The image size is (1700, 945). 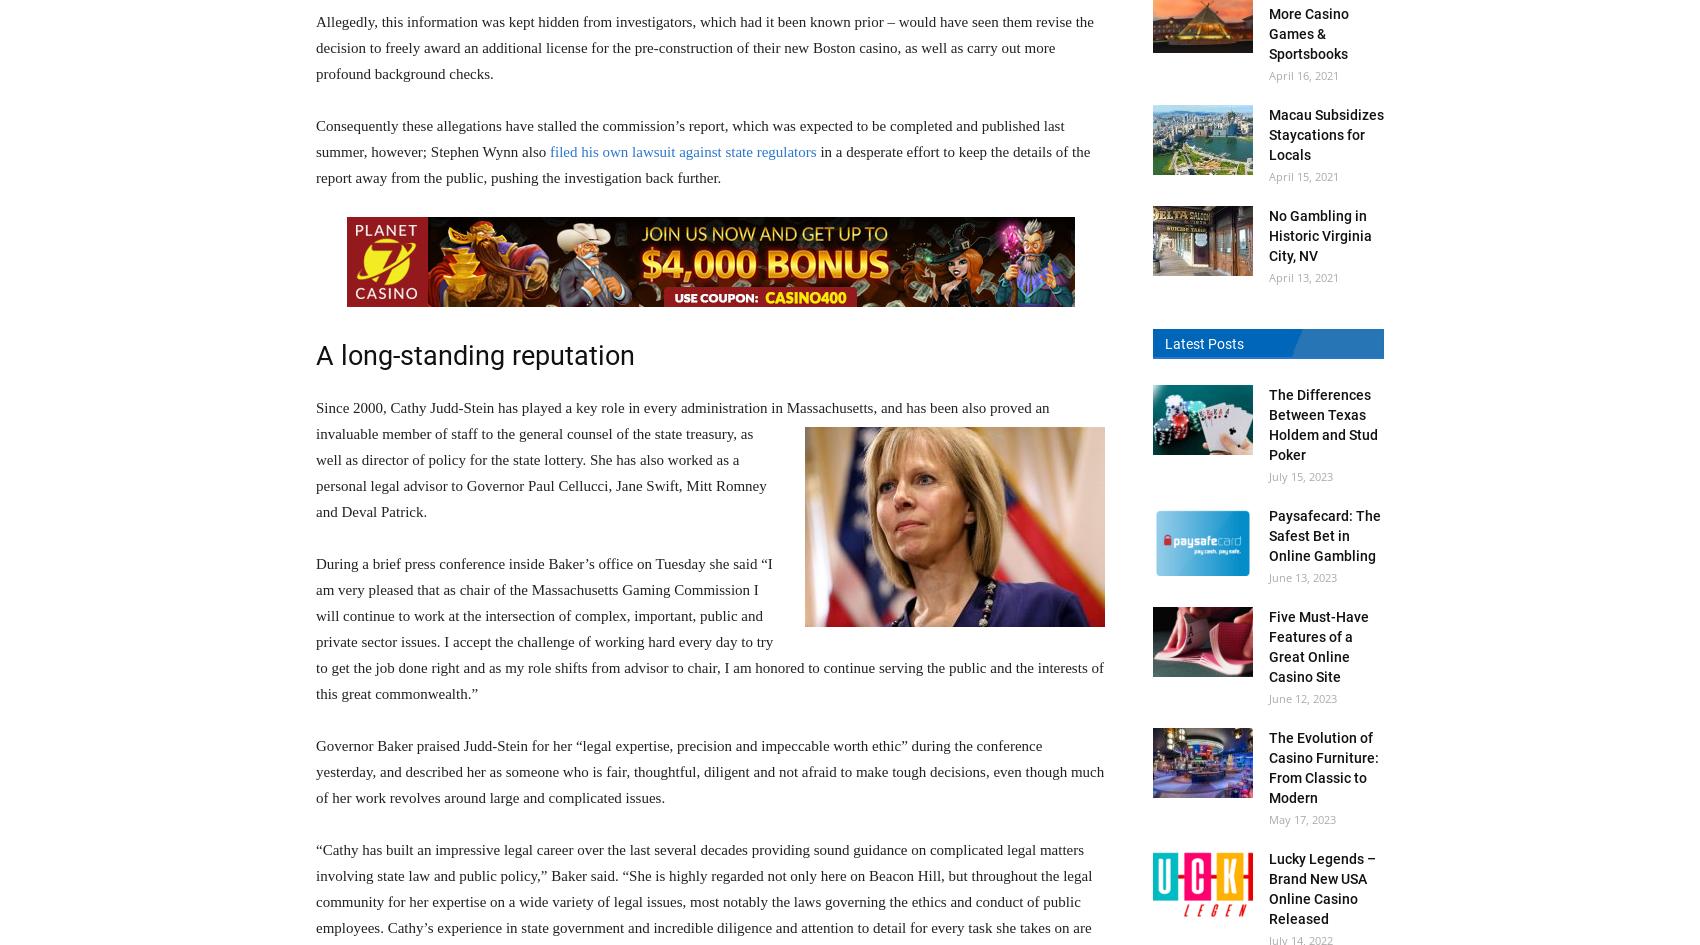 What do you see at coordinates (316, 139) in the screenshot?
I see `'Consequently these allegations have stalled the commission’s report, which was expected to be completed and published last summer, however; Stephen Wynn also'` at bounding box center [316, 139].